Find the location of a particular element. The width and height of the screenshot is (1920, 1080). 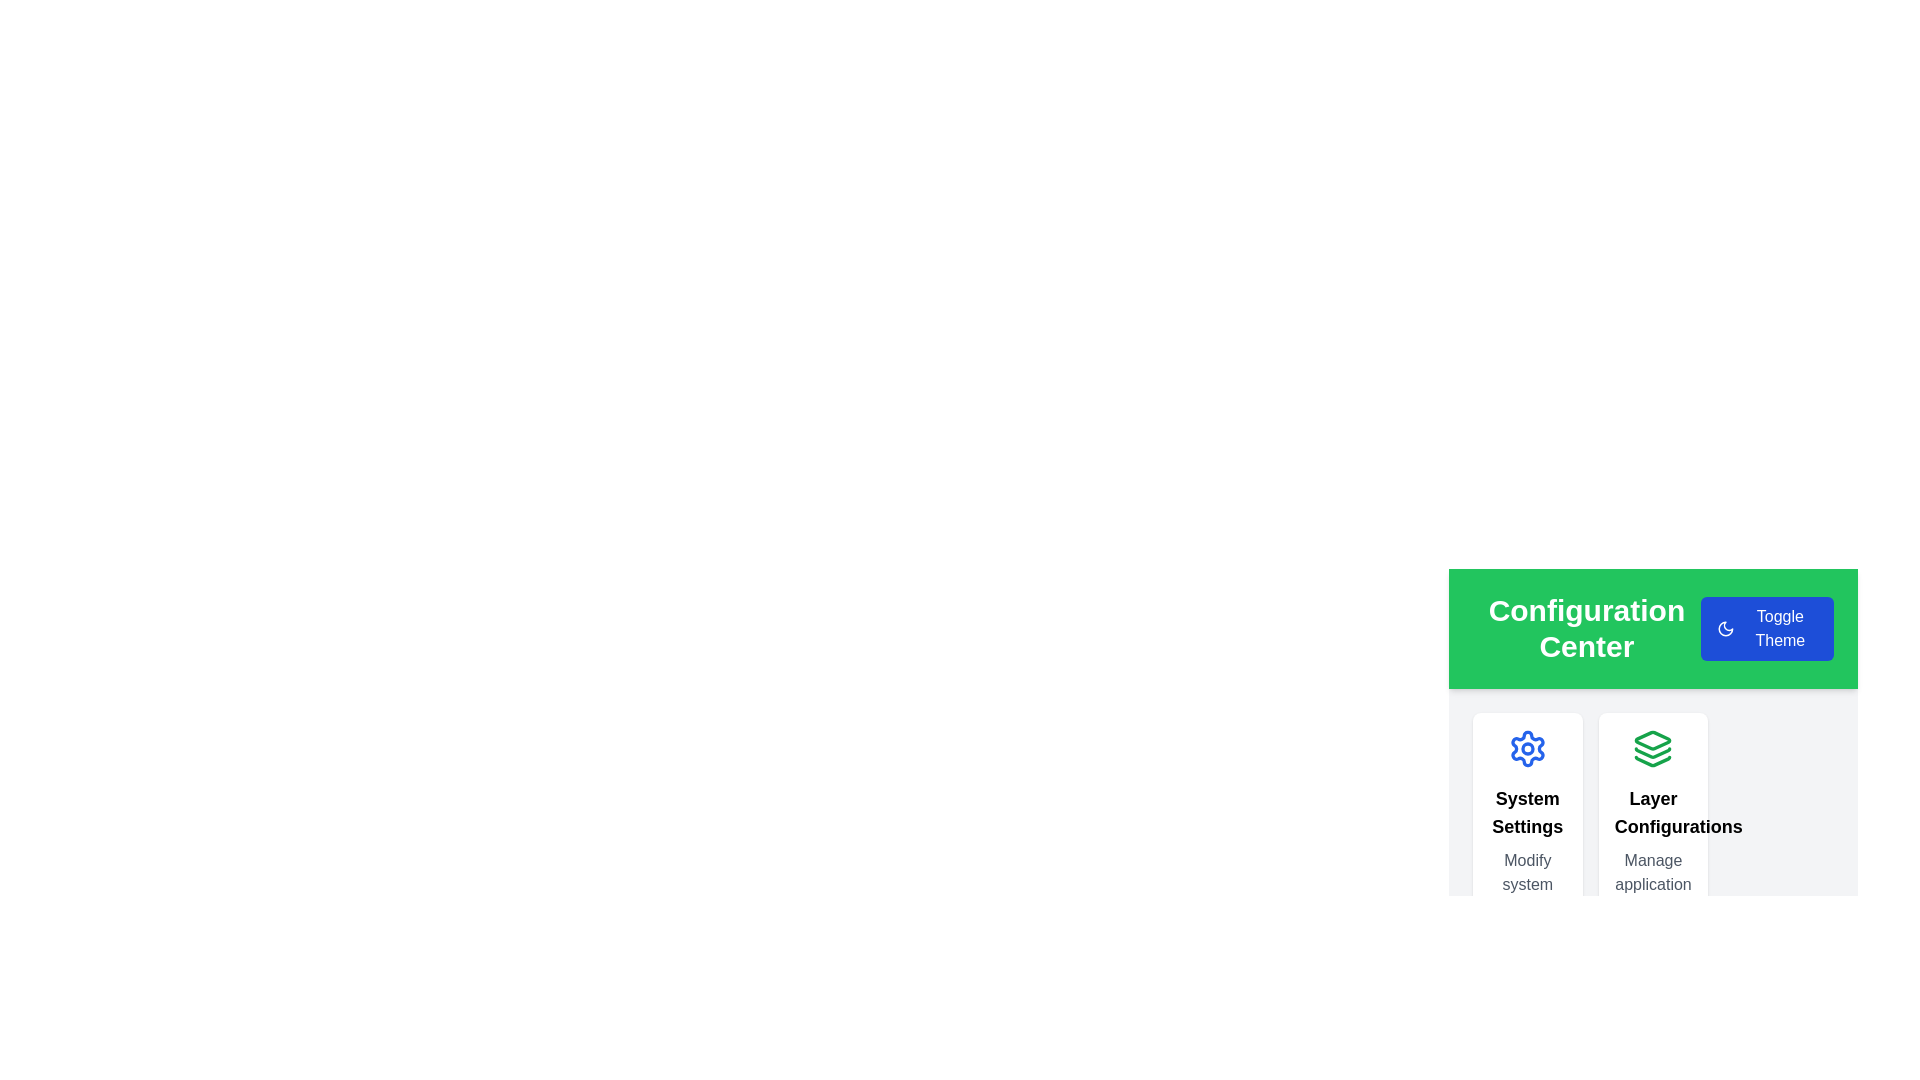

descriptive text label located directly underneath the 'Layer Configurations' heading in the card interface, which provides additional clarification about this feature is located at coordinates (1653, 896).